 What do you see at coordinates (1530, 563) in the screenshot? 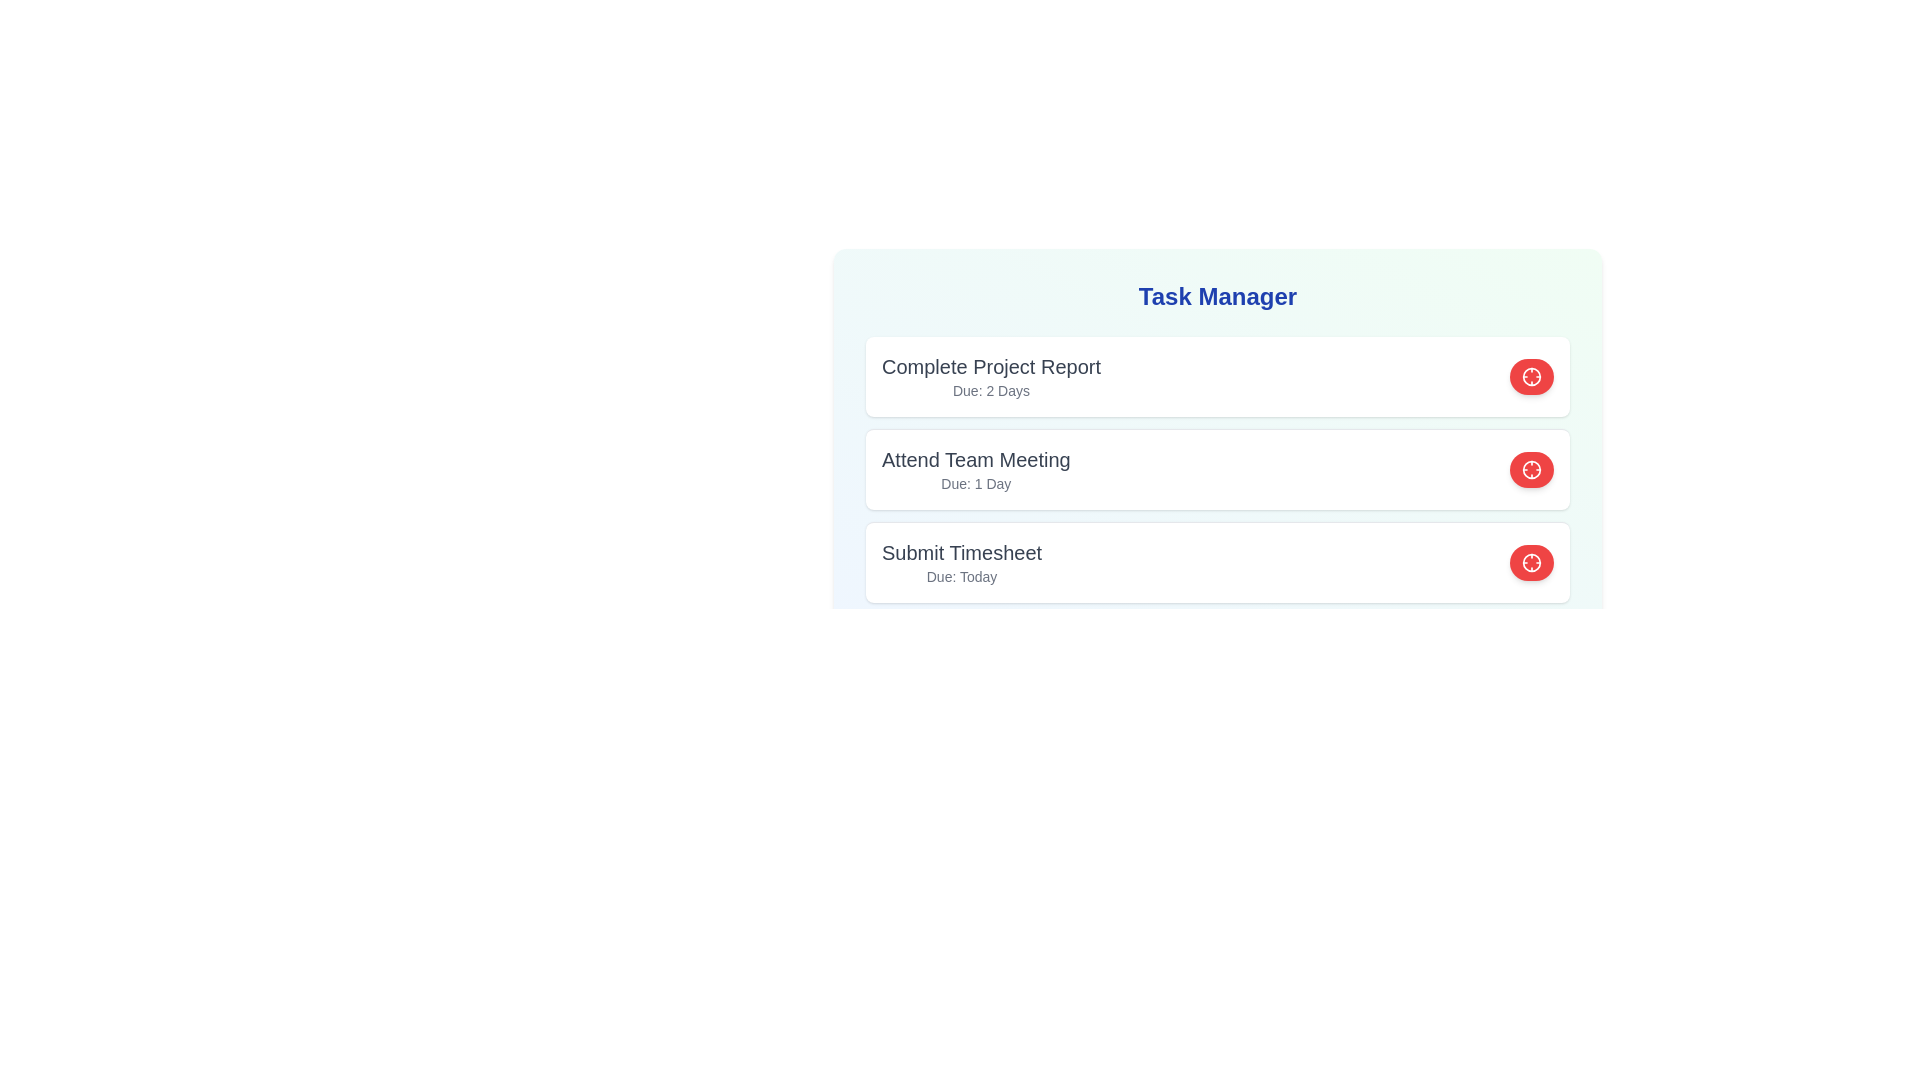
I see `the red crosshair icon located within the rounded red button on the far-right side of the third item` at bounding box center [1530, 563].